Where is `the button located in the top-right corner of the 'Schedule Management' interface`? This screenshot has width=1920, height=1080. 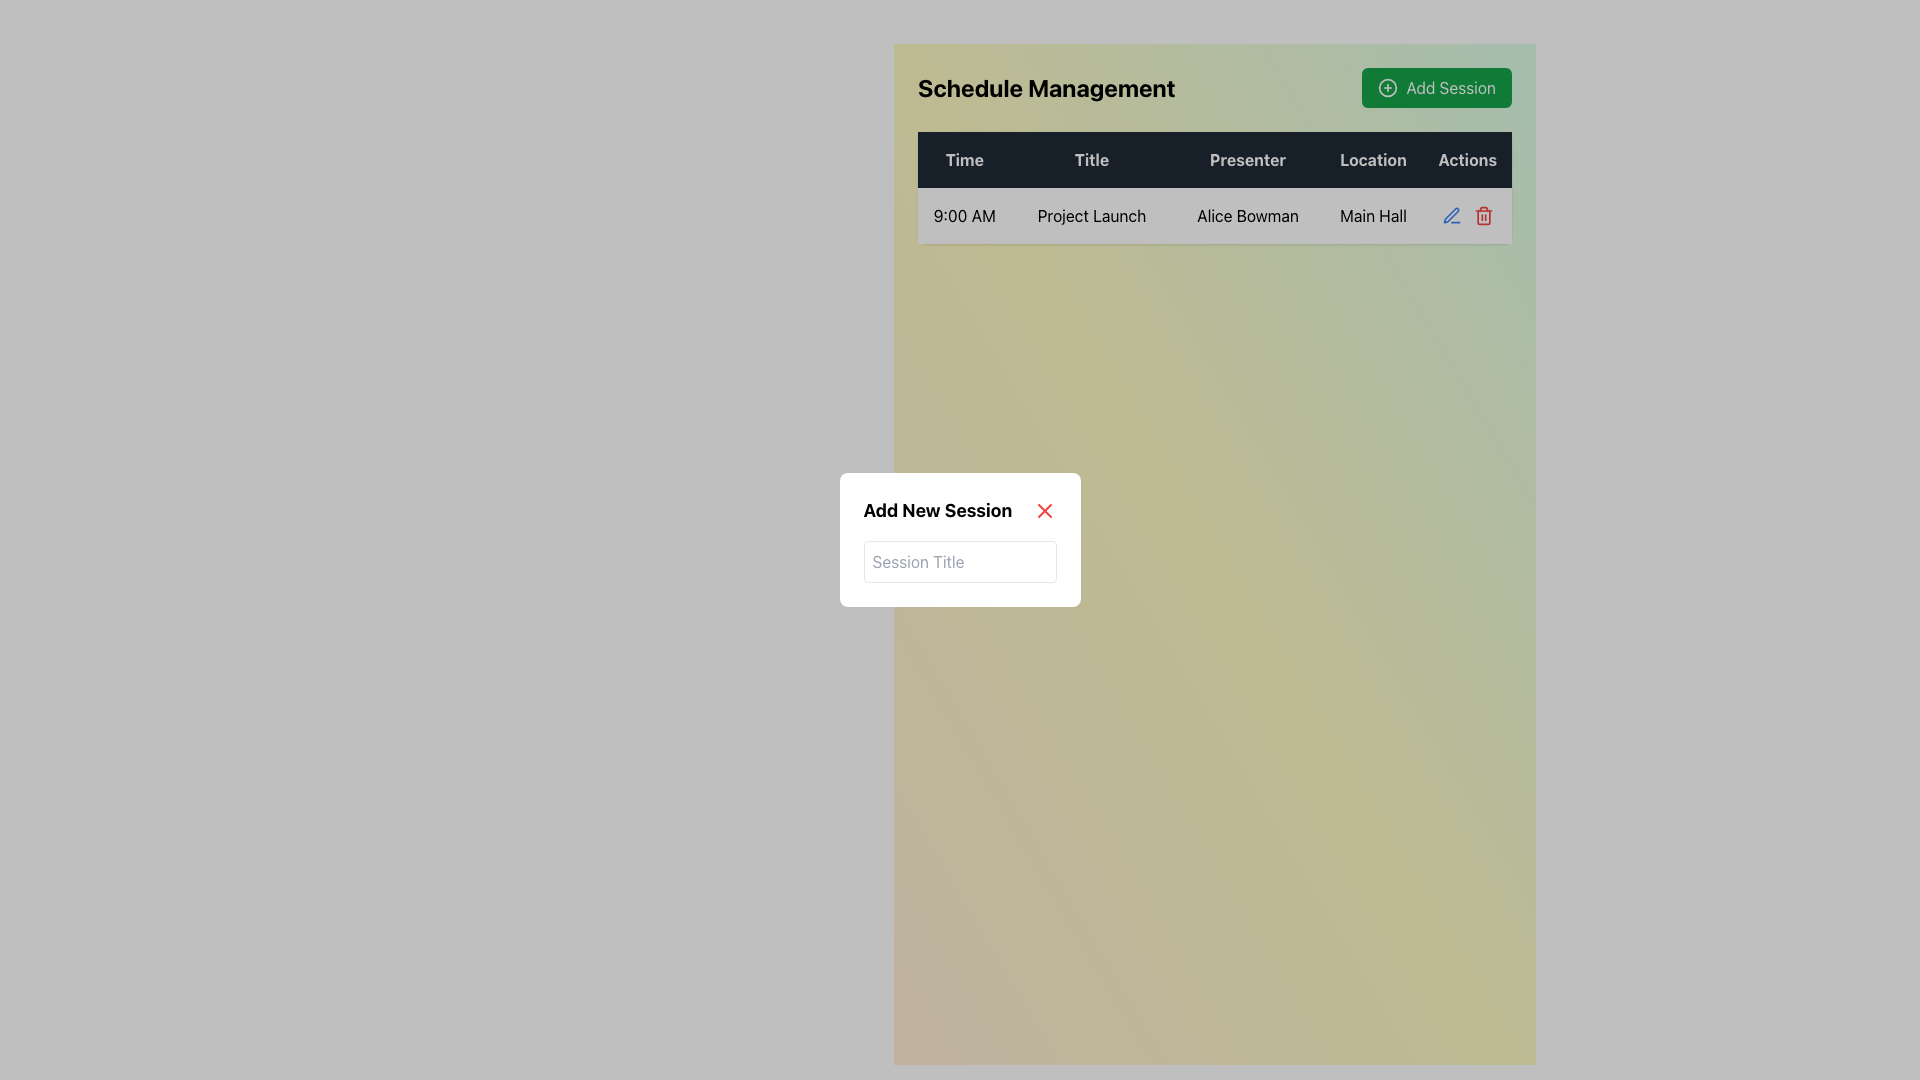 the button located in the top-right corner of the 'Schedule Management' interface is located at coordinates (1435, 87).